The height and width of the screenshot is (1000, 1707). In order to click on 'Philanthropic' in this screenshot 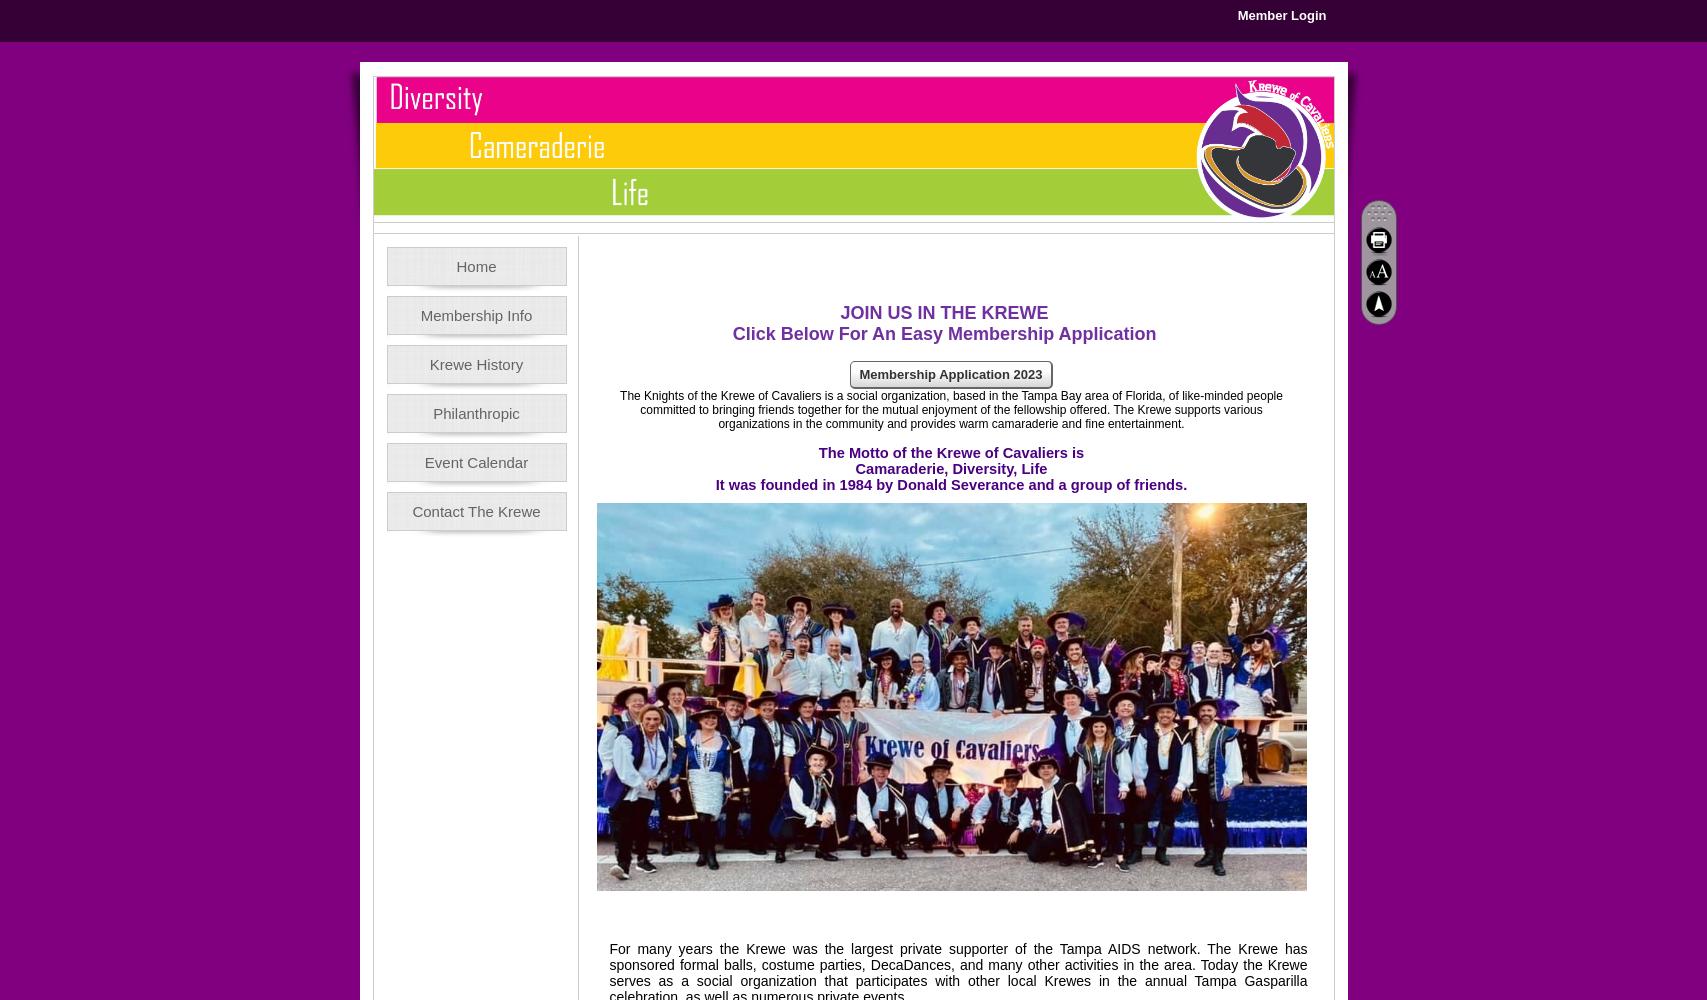, I will do `click(476, 413)`.